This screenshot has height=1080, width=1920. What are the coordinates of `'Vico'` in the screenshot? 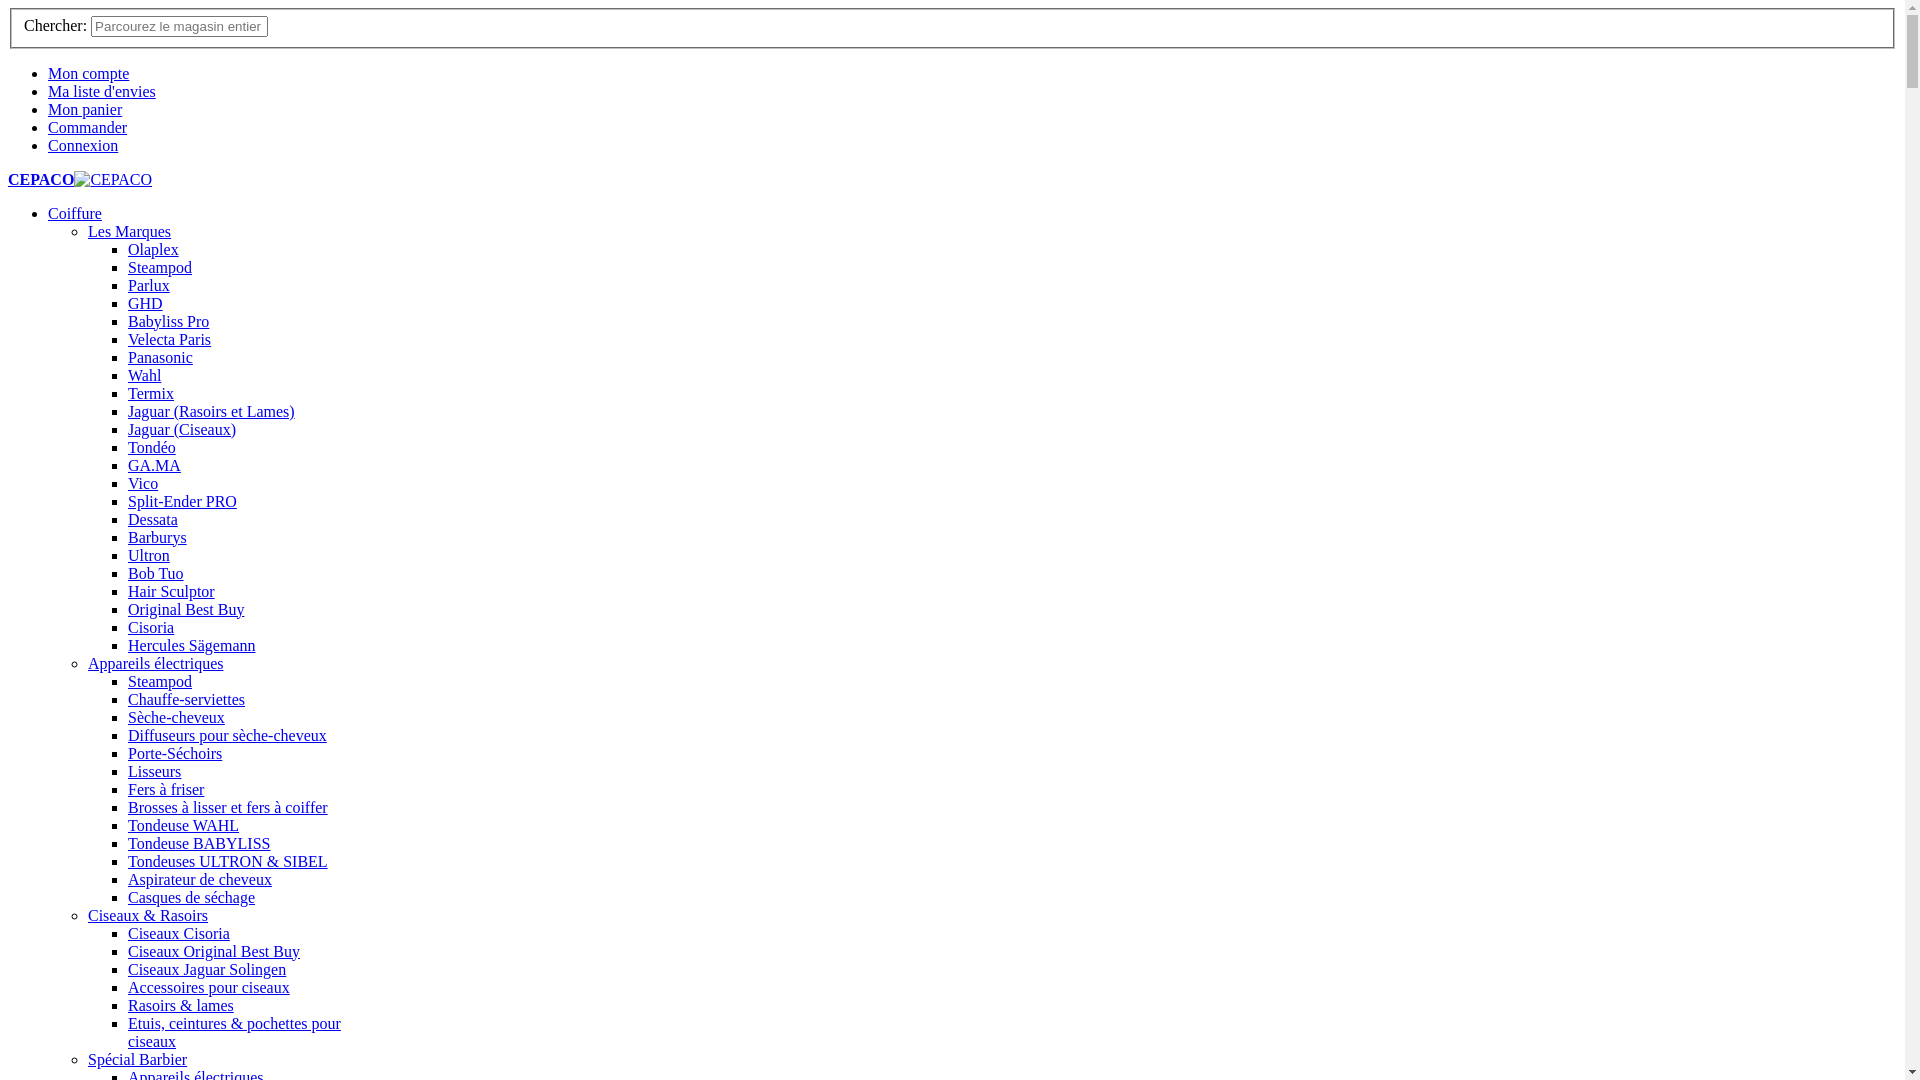 It's located at (142, 483).